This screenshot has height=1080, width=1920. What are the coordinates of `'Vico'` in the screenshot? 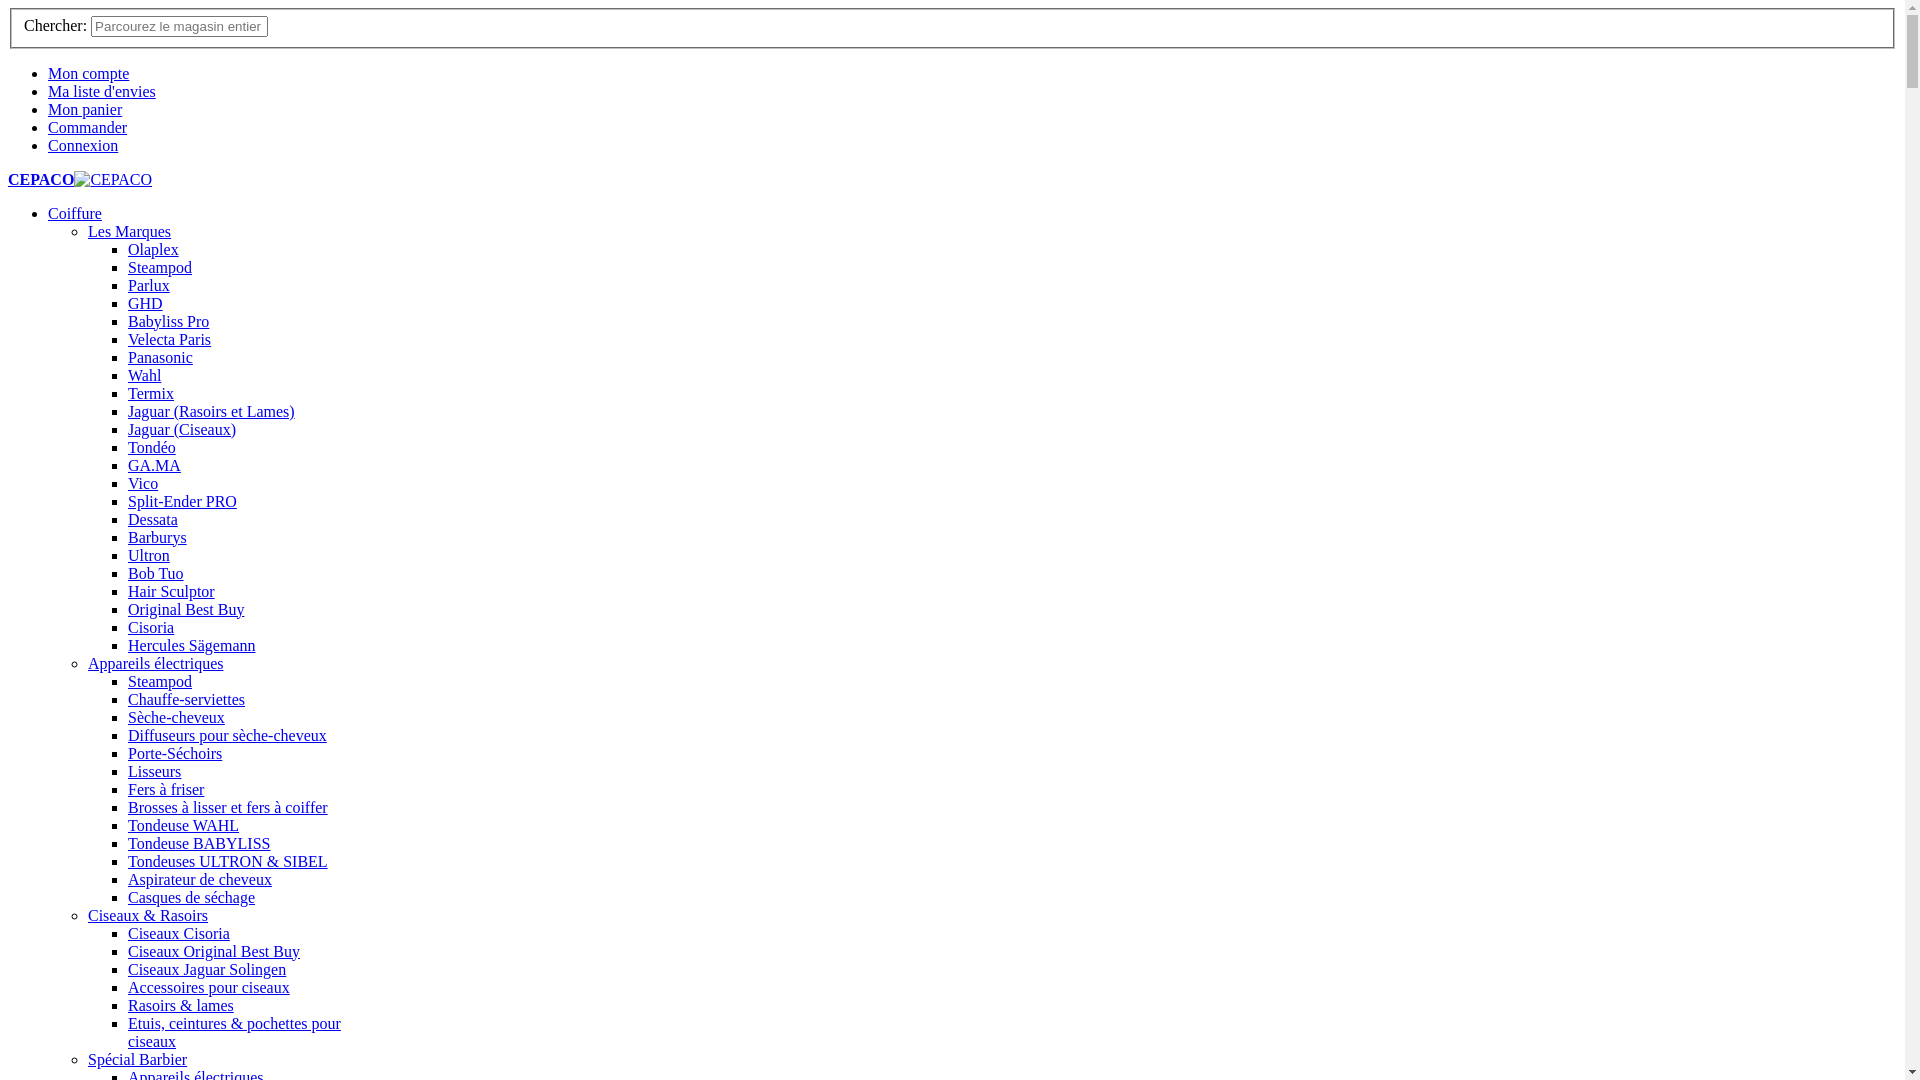 It's located at (142, 483).